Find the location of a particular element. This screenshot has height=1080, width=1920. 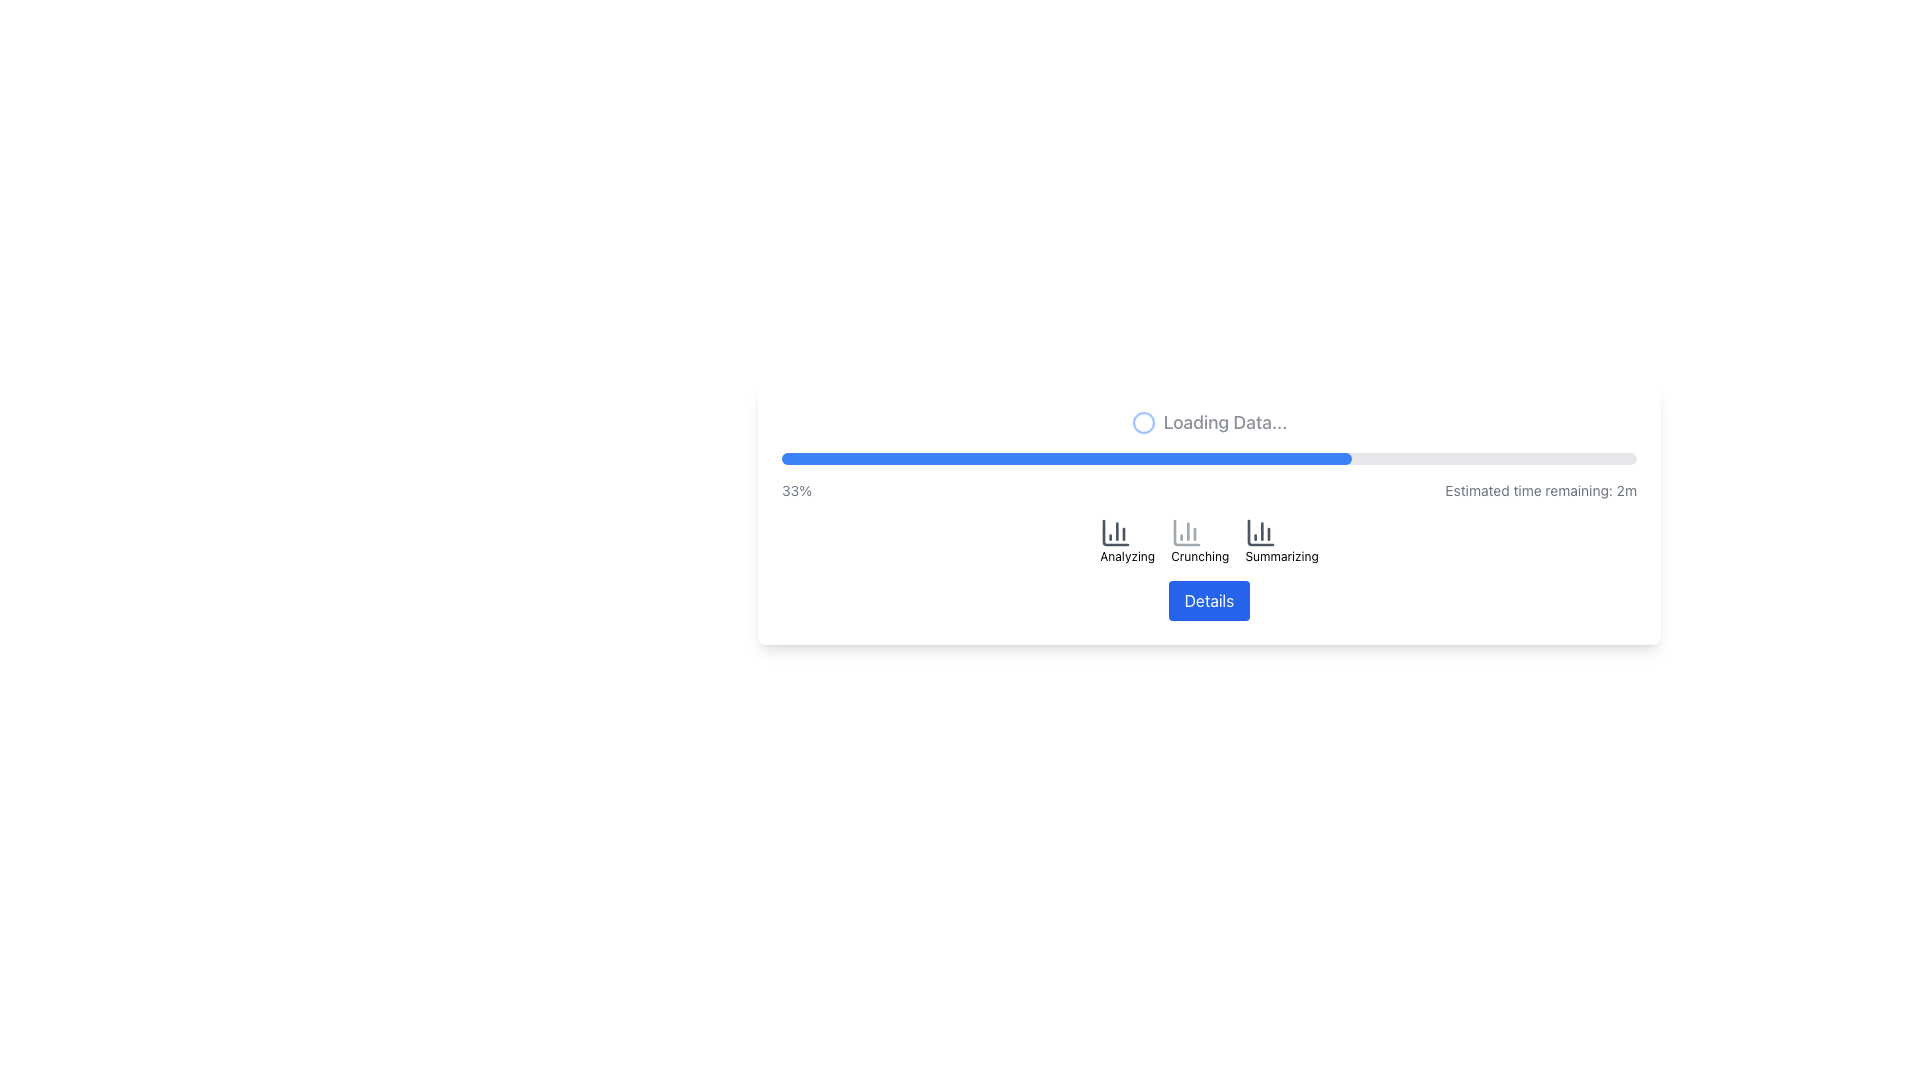

the status represented by the 'Analyzing' icon in the visual progress indicator, which is the first icon in a row at the bottom of the progress bar is located at coordinates (1115, 531).